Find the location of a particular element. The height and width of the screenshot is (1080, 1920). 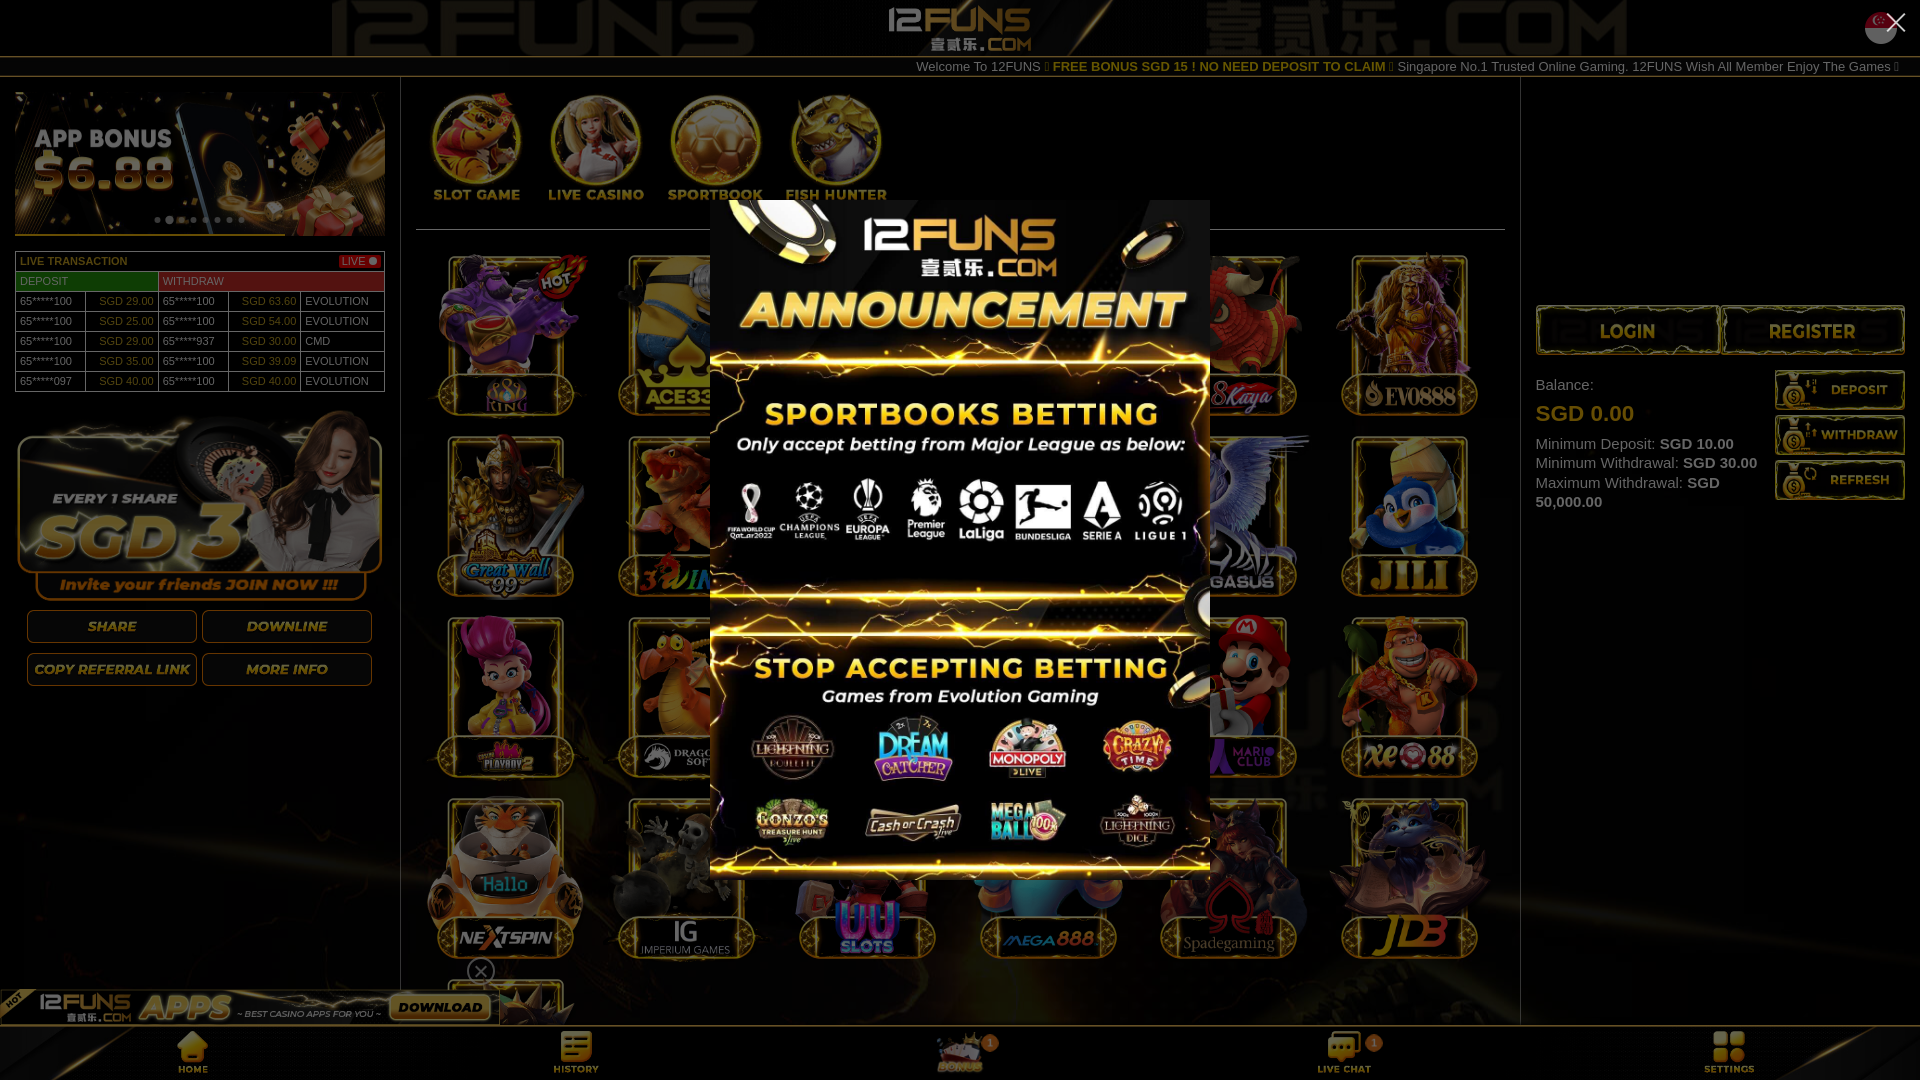

'LOGIN' is located at coordinates (1628, 329).